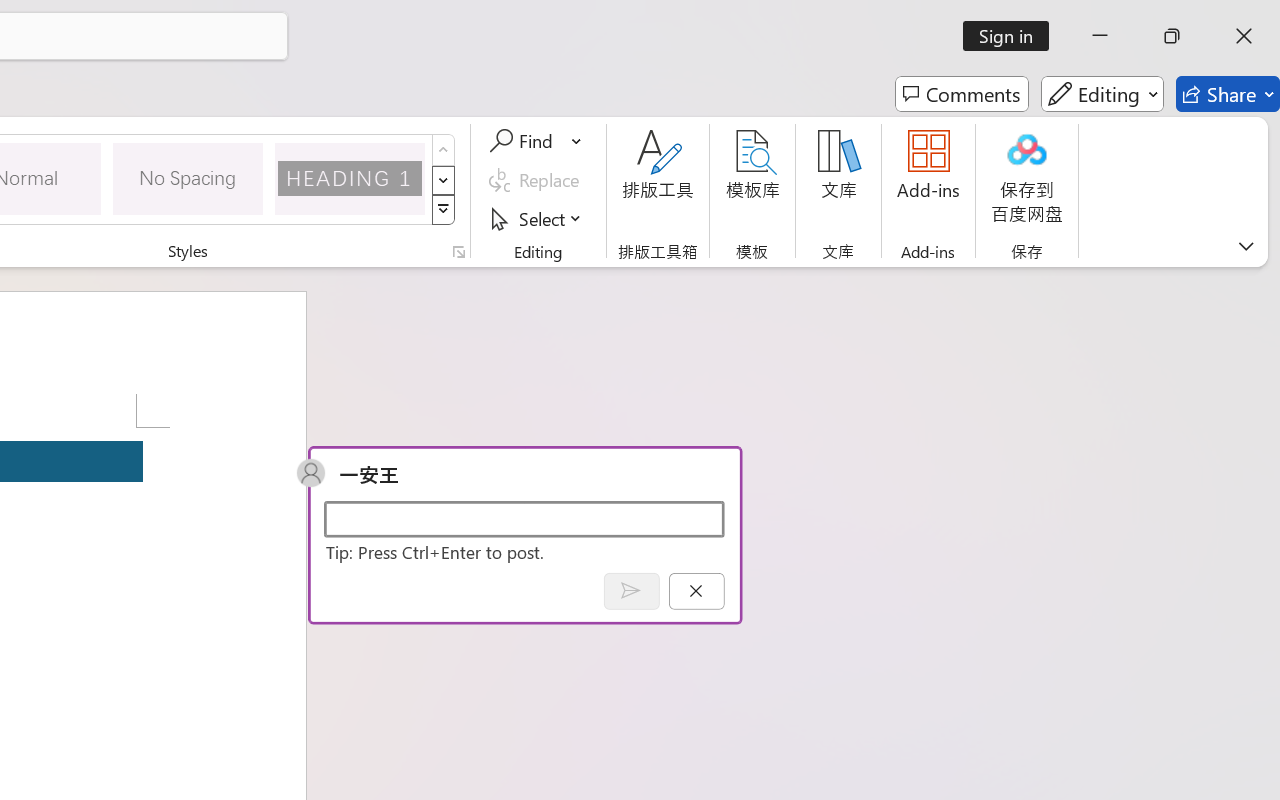  Describe the element at coordinates (630, 590) in the screenshot. I see `'Post comment (Ctrl + Enter)'` at that location.